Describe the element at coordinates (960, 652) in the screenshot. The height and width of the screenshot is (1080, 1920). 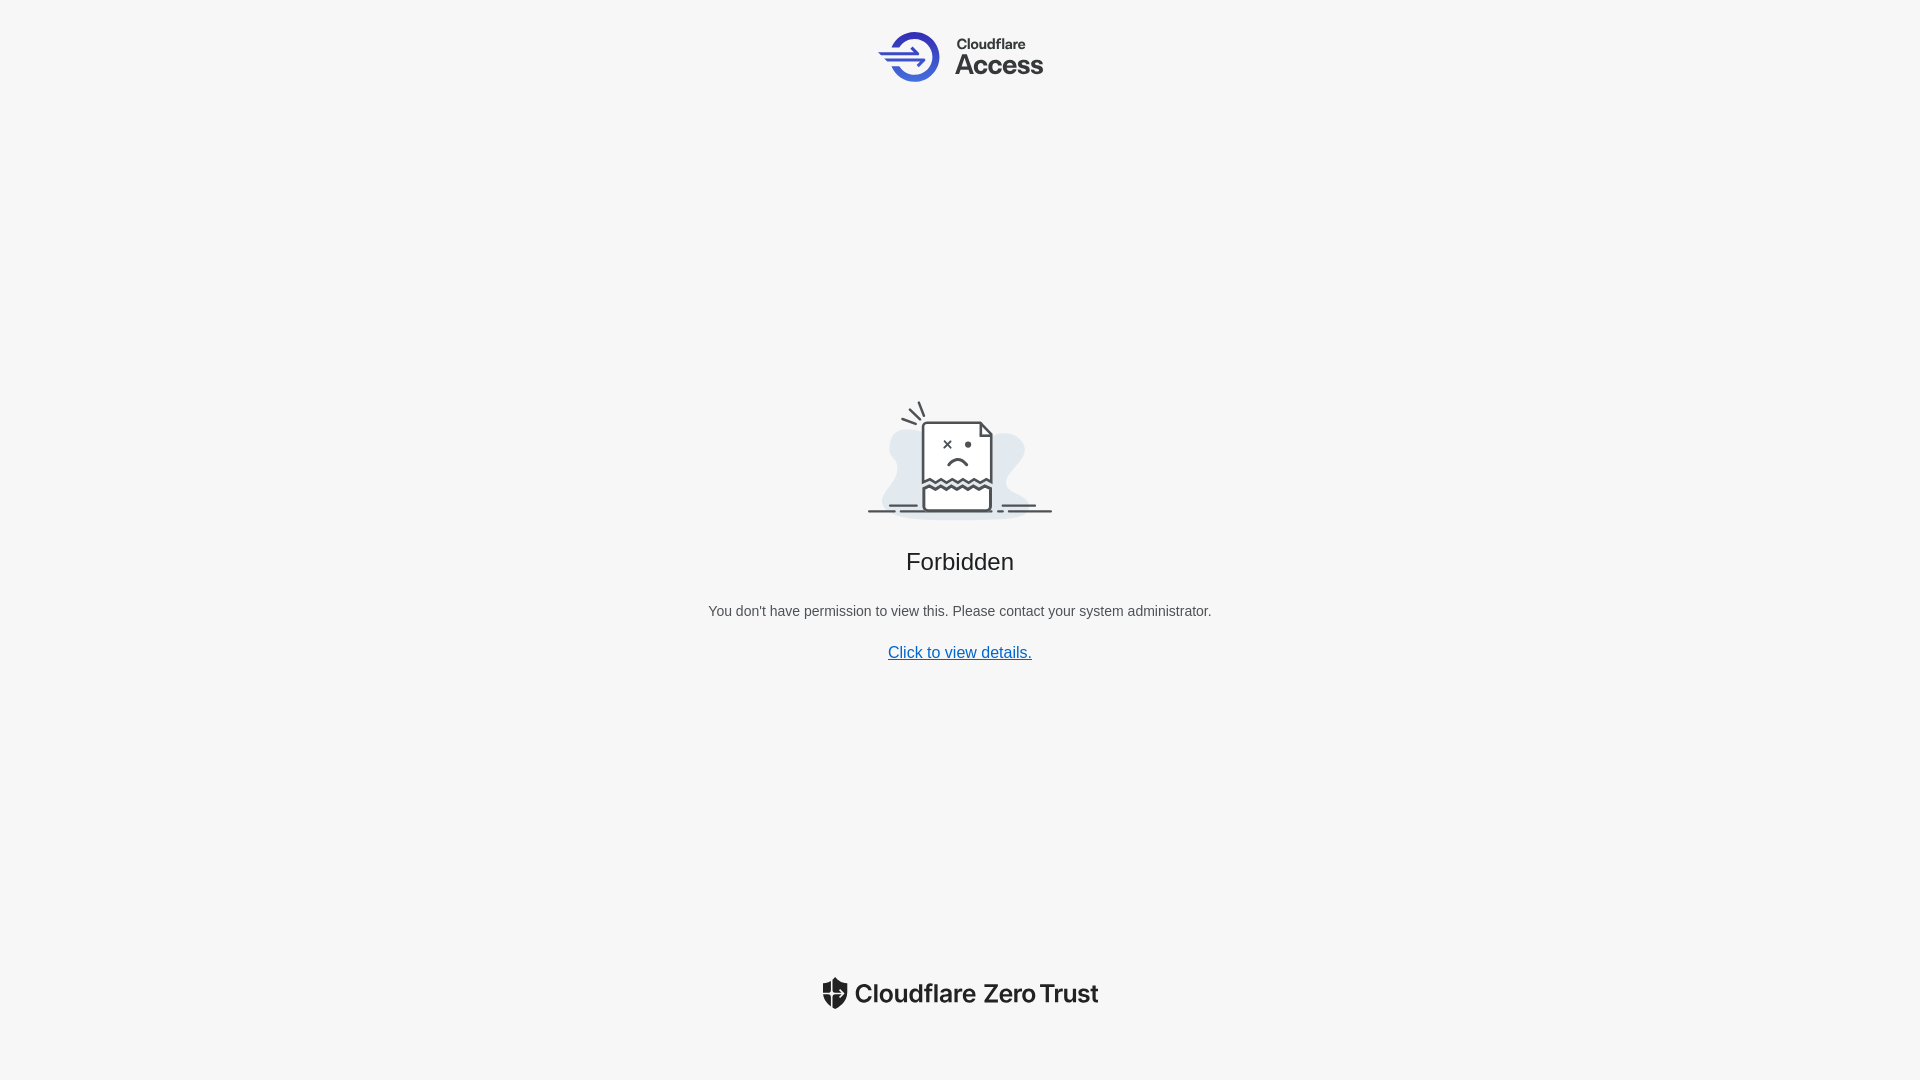
I see `'Click to view details.'` at that location.